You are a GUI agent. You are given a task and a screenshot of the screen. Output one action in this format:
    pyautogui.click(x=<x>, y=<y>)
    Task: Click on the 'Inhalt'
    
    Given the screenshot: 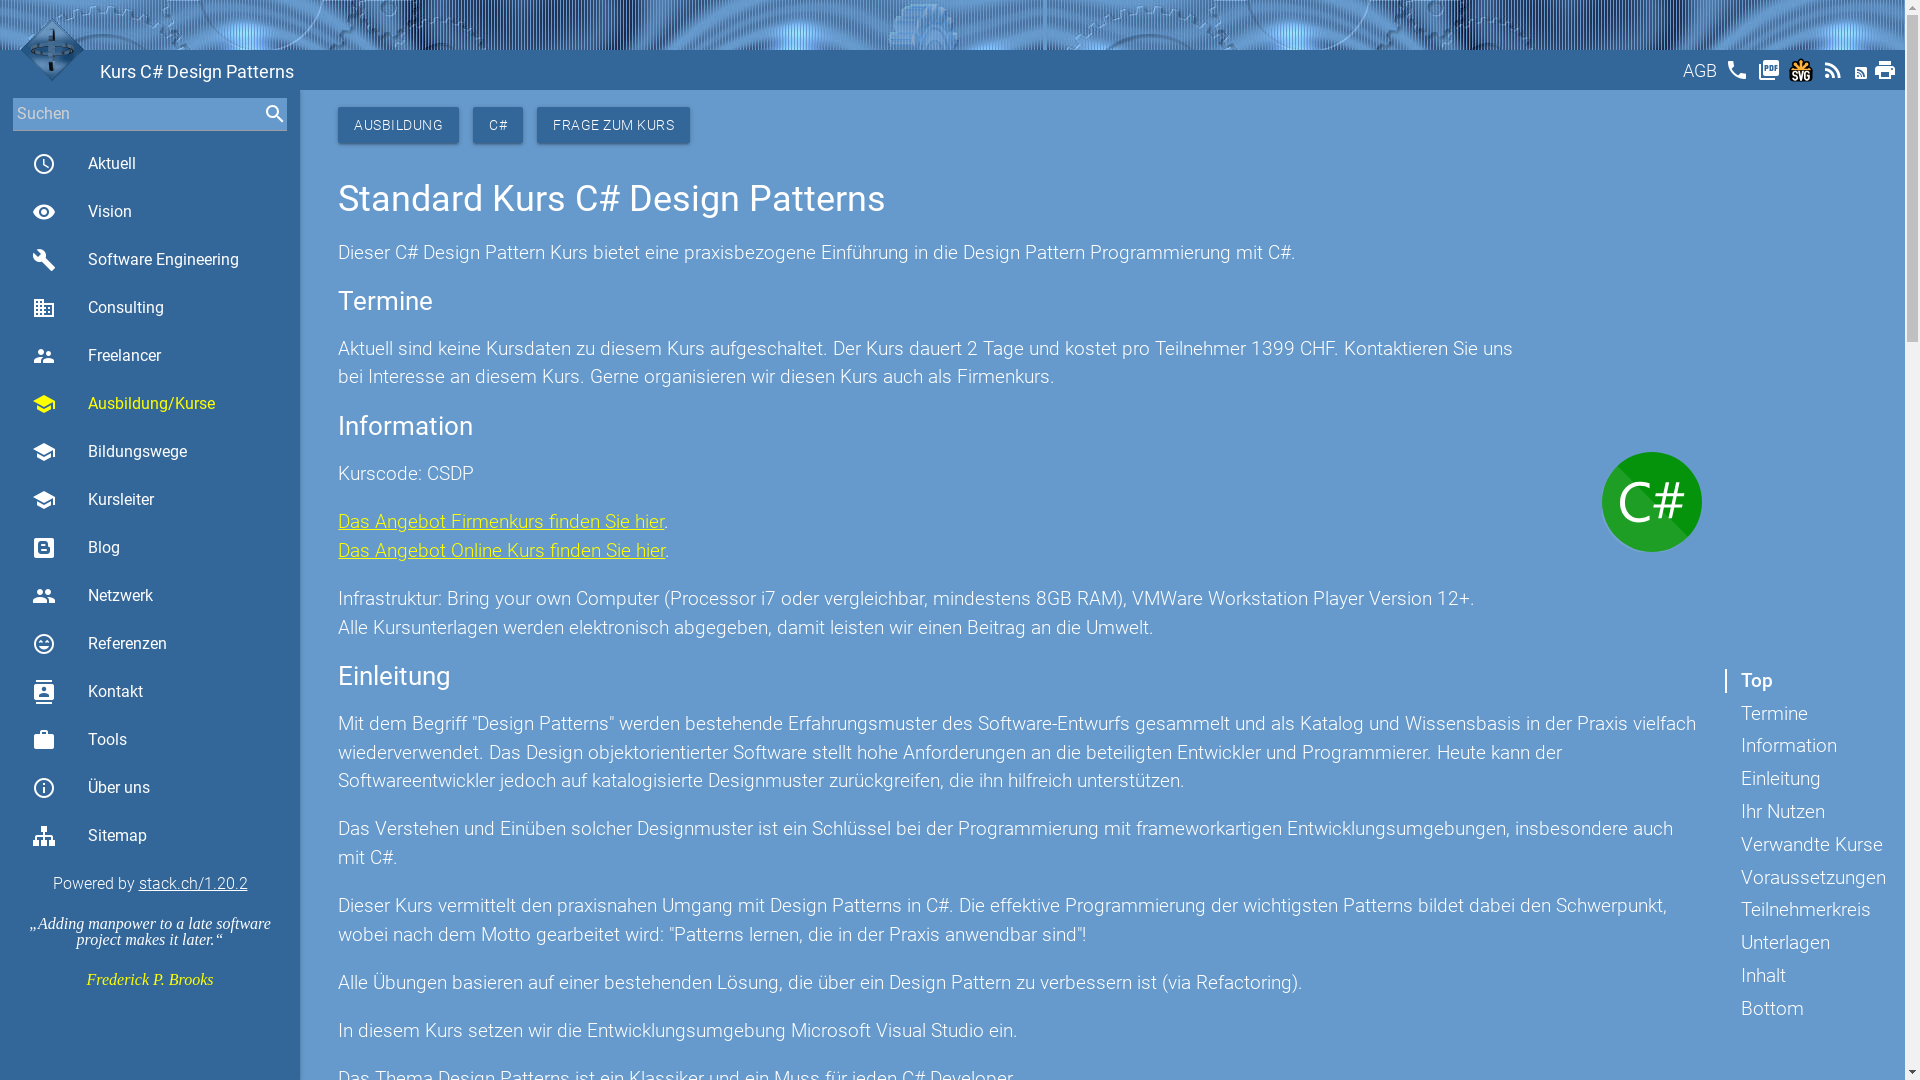 What is the action you would take?
    pyautogui.click(x=1754, y=974)
    